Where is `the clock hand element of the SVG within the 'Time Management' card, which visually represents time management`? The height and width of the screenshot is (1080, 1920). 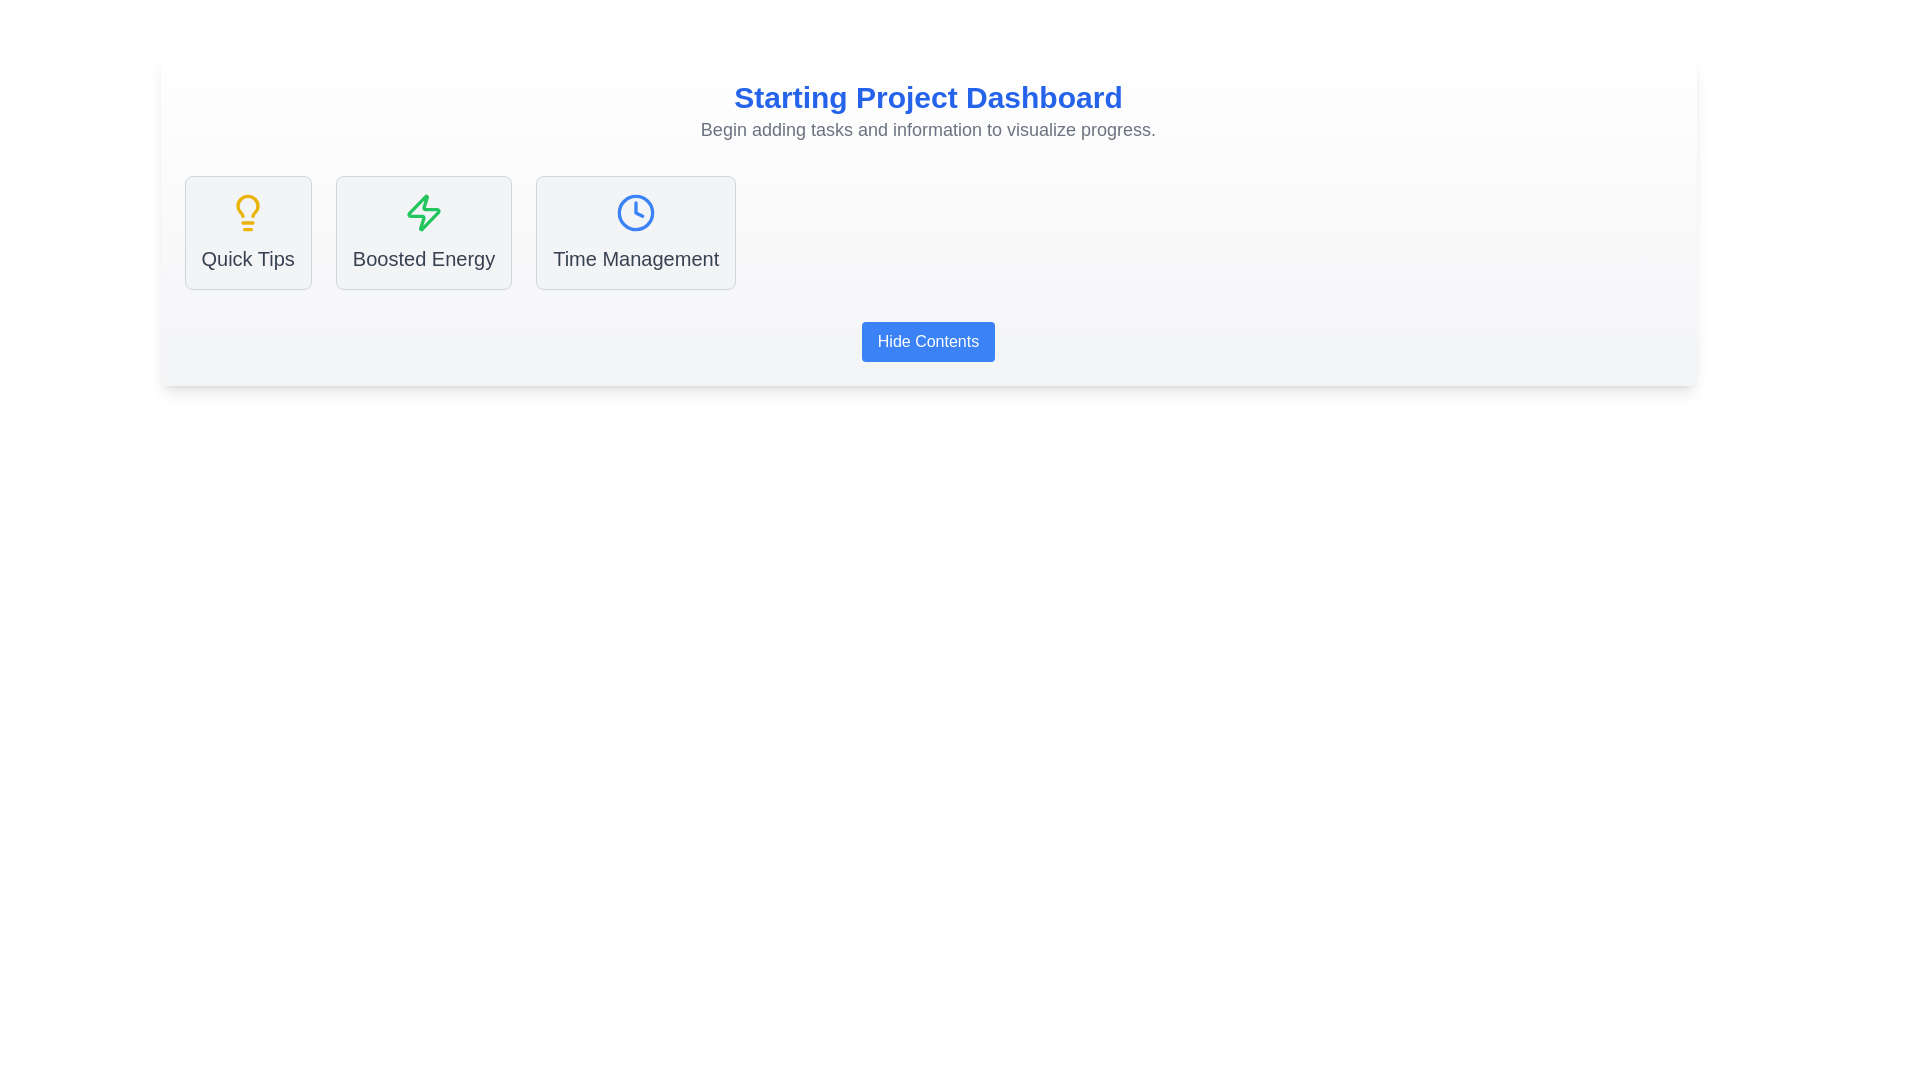
the clock hand element of the SVG within the 'Time Management' card, which visually represents time management is located at coordinates (638, 209).